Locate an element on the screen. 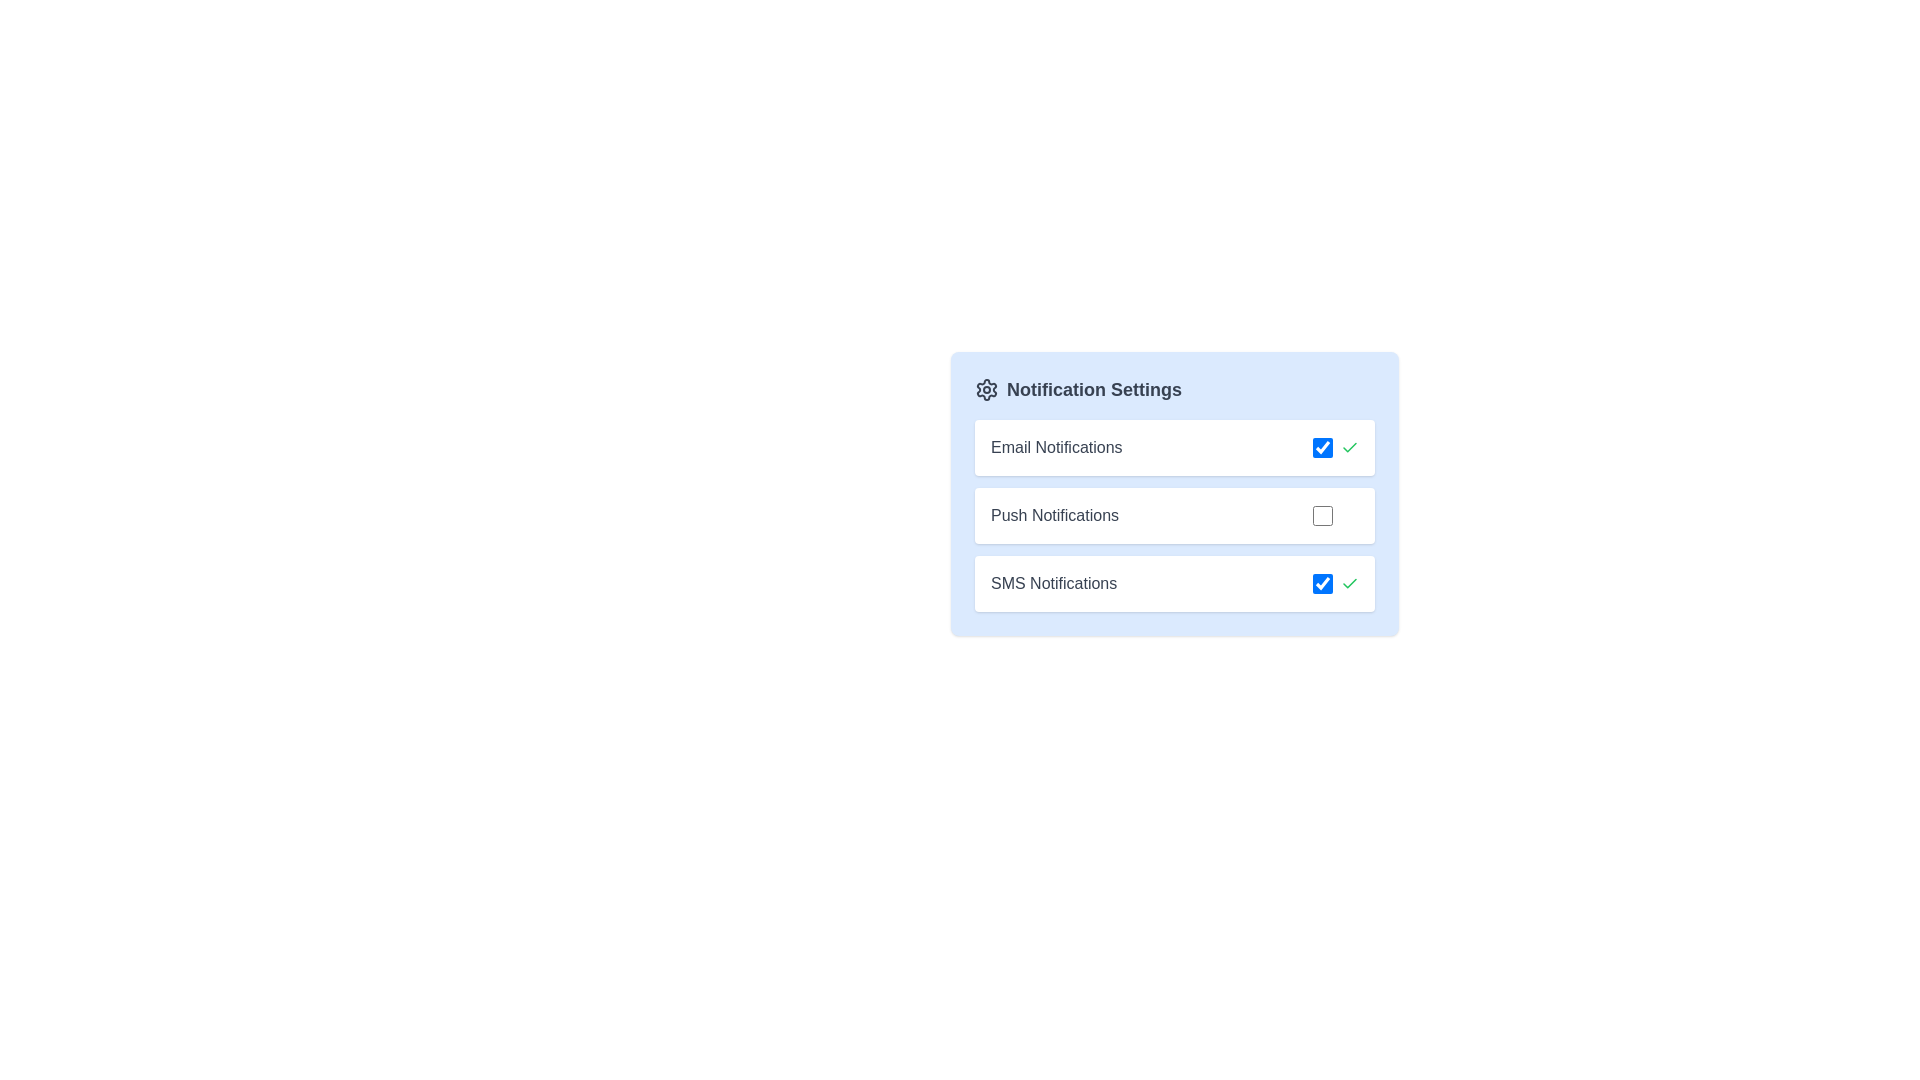 The image size is (1920, 1080). settings icon located at the top left of the notification settings card, adjacent to the text 'Notification Settings' is located at coordinates (987, 389).